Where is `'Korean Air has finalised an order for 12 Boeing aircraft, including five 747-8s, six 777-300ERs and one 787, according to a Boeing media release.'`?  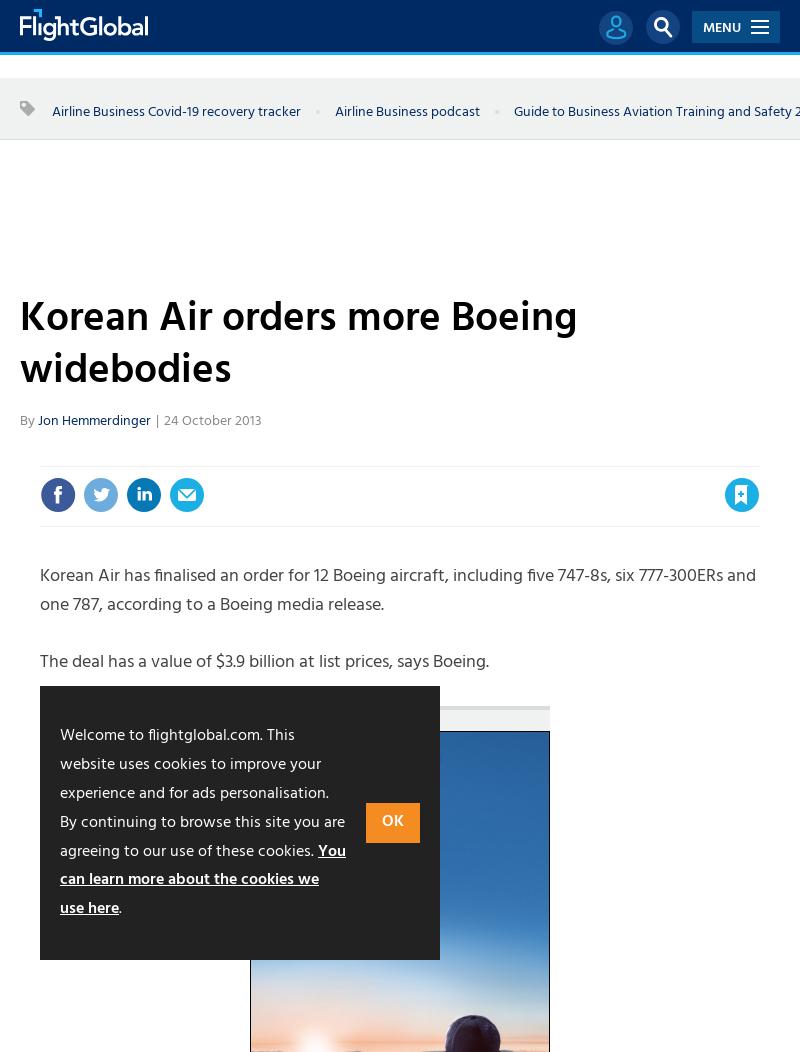 'Korean Air has finalised an order for 12 Boeing aircraft, including five 747-8s, six 777-300ERs and one 787, according to a Boeing media release.' is located at coordinates (397, 590).